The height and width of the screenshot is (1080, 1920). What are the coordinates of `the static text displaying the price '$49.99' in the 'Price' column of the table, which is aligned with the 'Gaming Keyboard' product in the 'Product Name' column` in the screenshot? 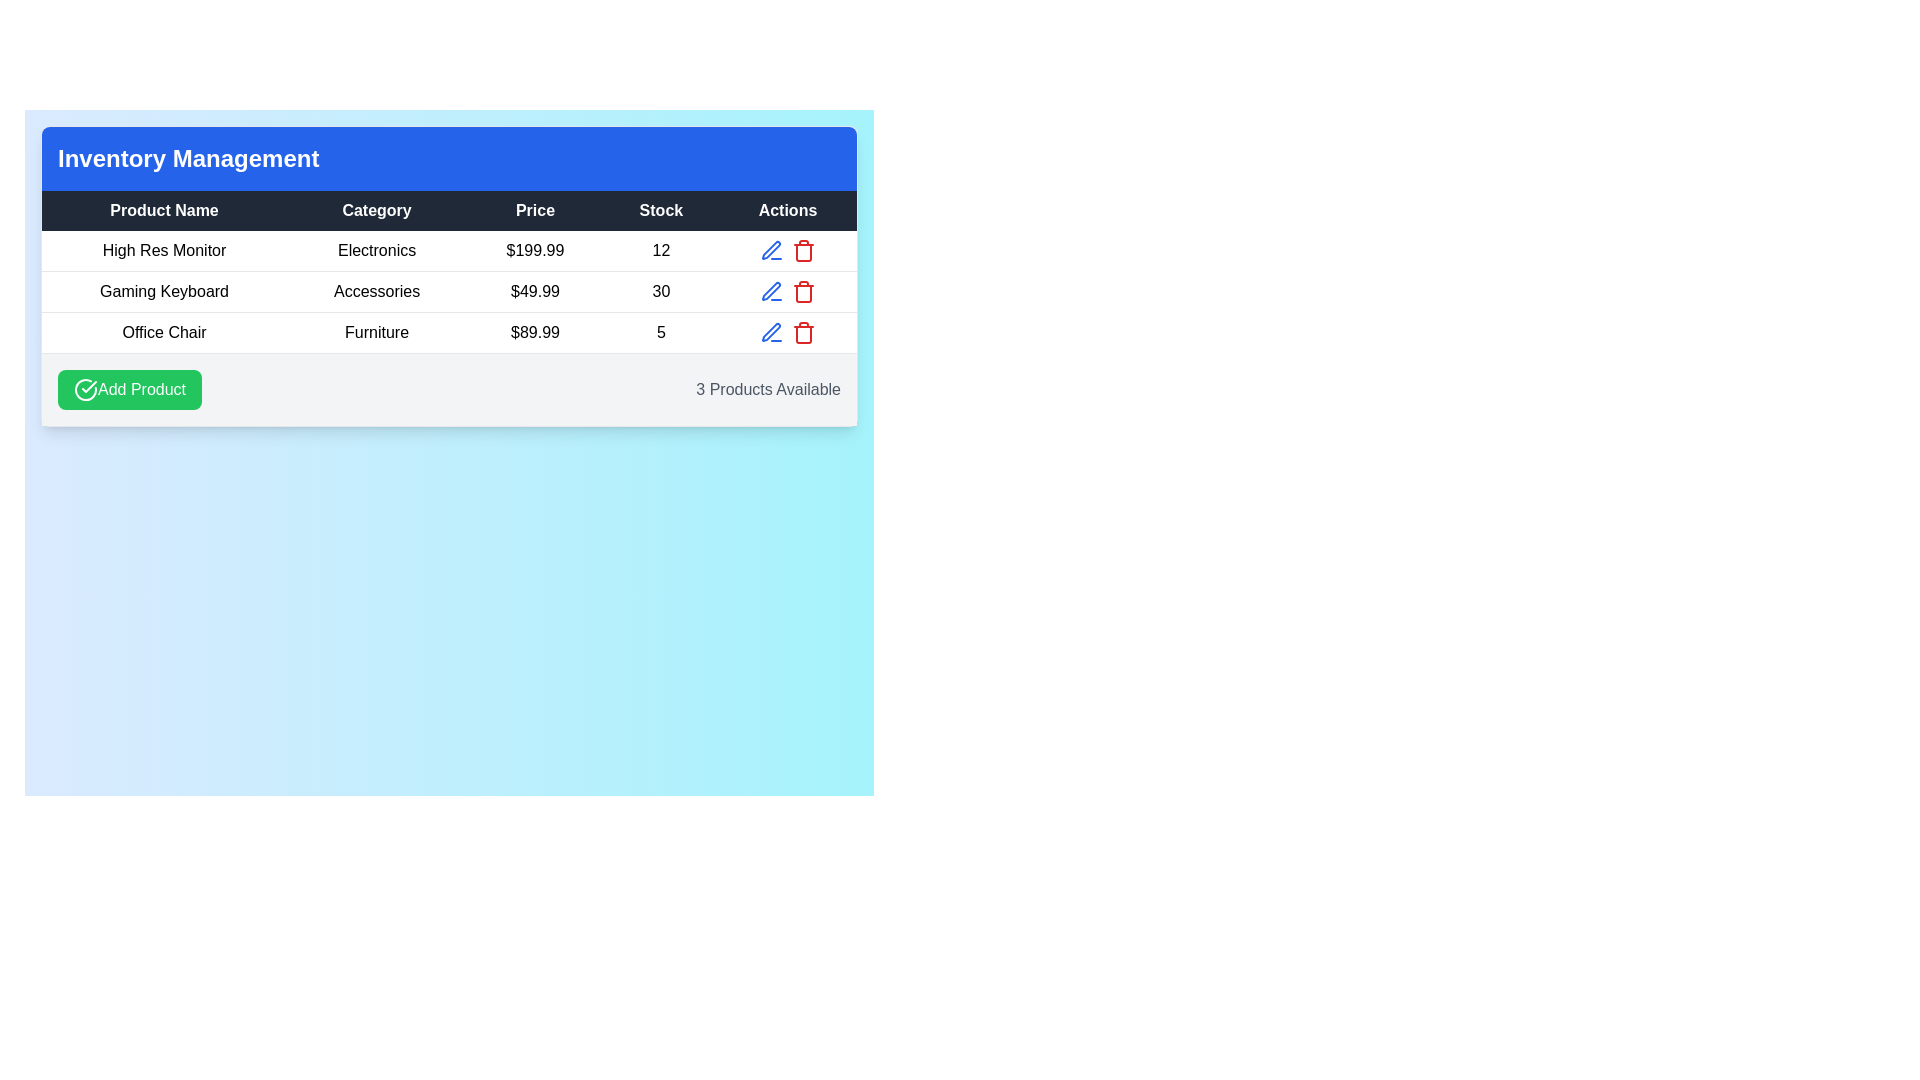 It's located at (535, 292).